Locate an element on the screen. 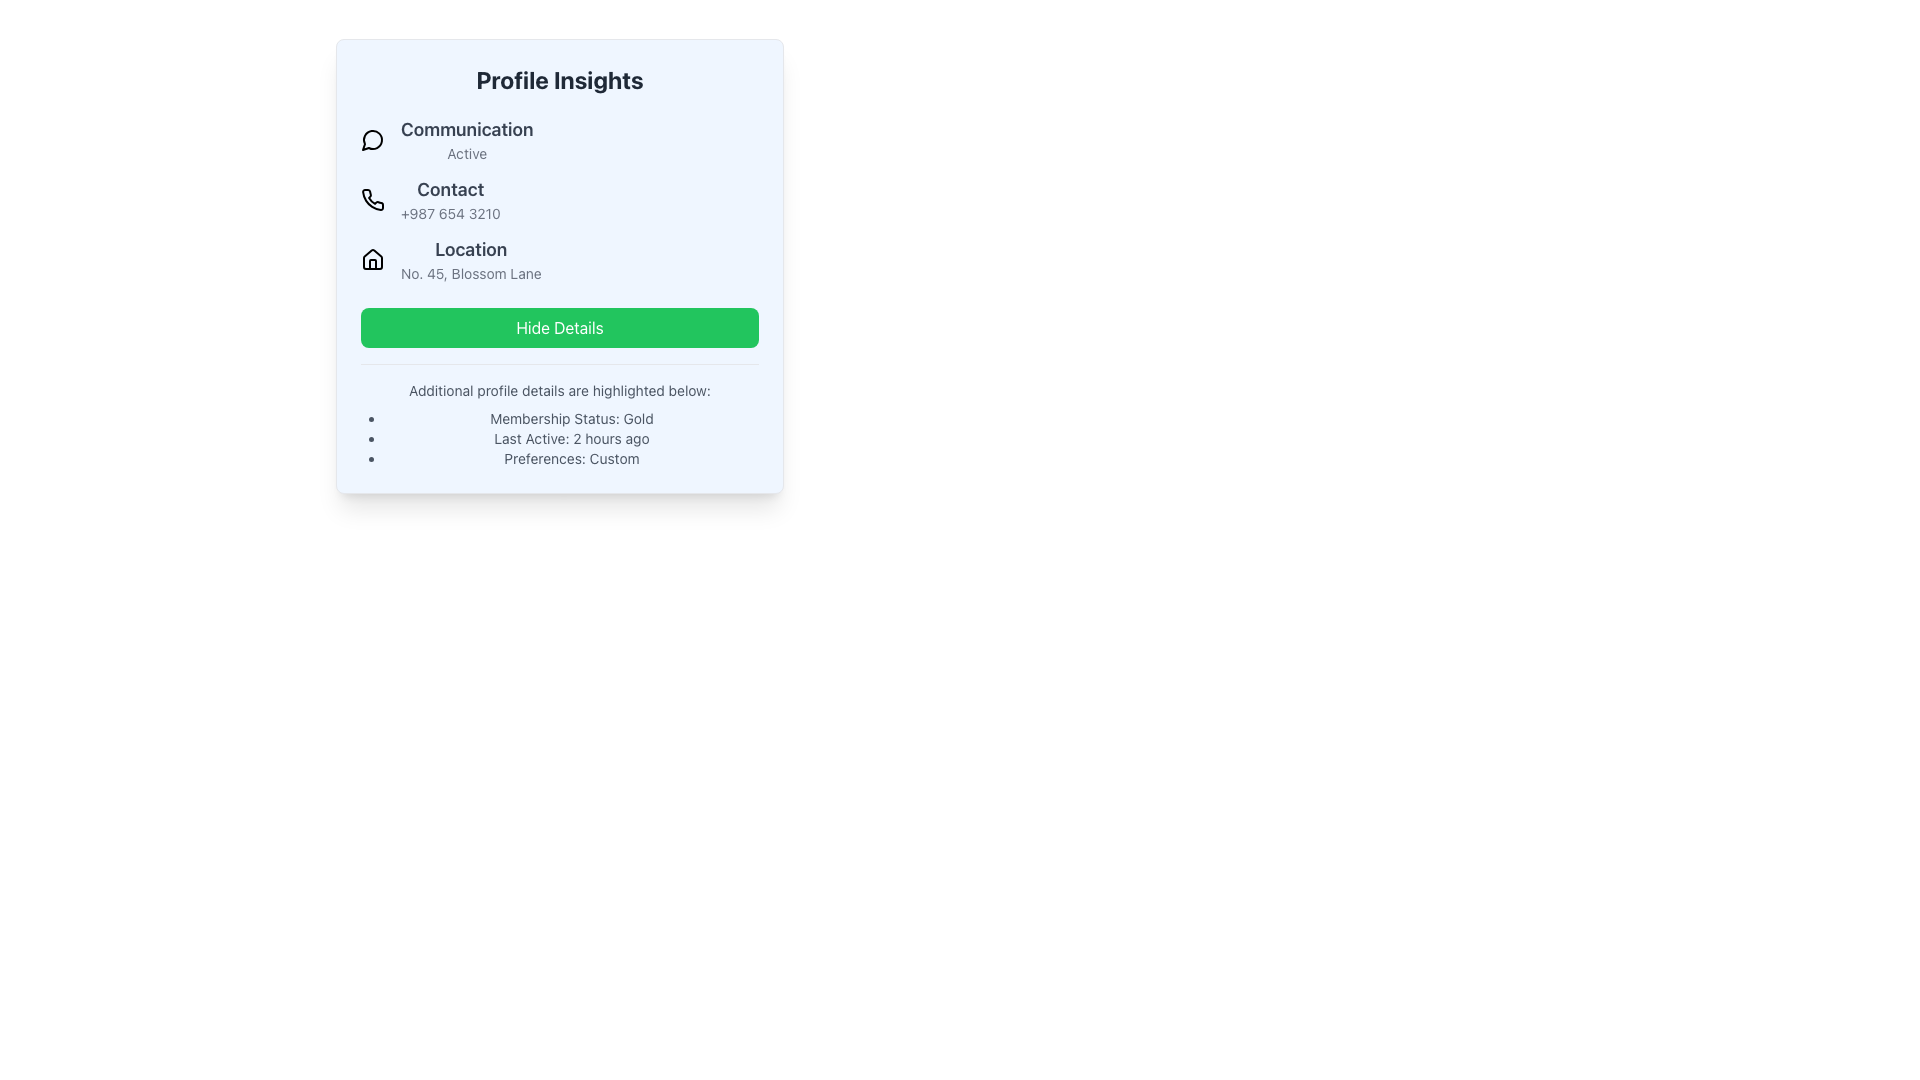  the text element displaying 'Active' located under the 'Communication' header in the 'Profile Insights' section is located at coordinates (466, 153).